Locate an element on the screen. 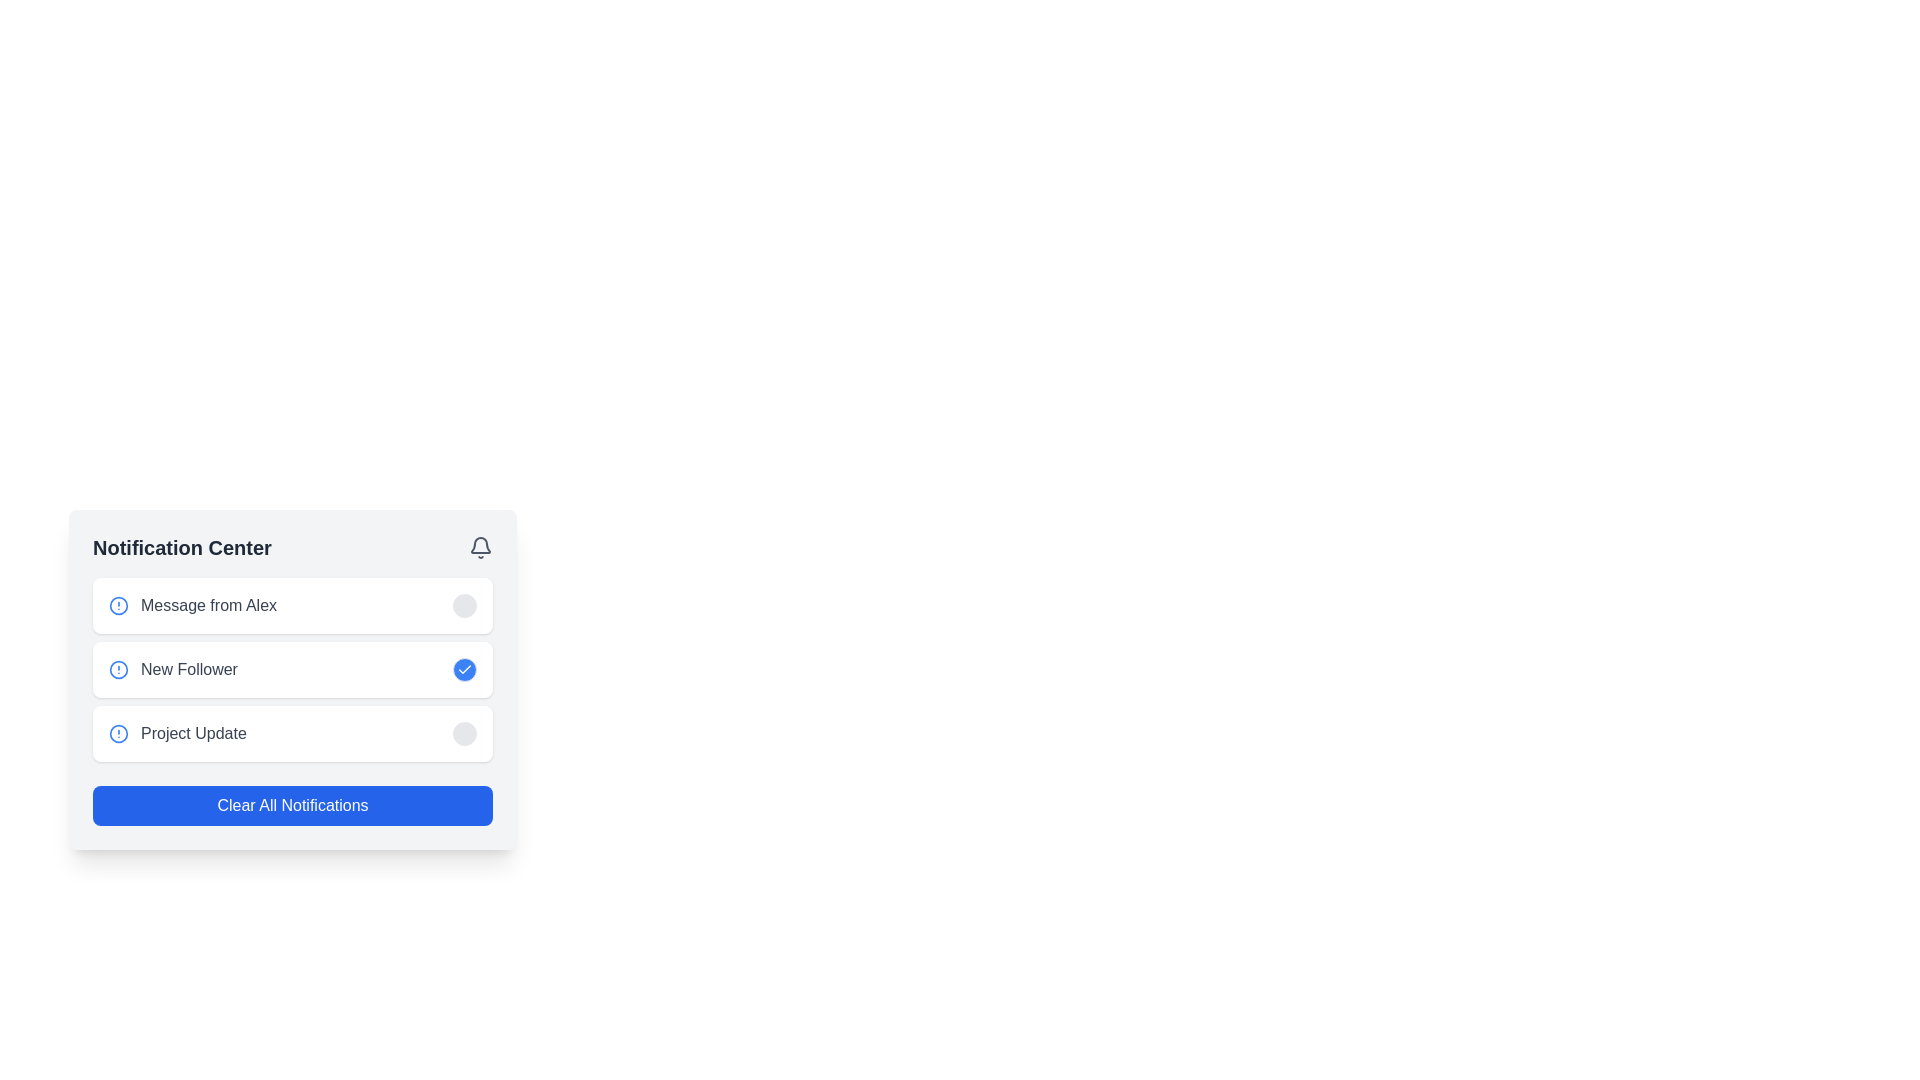  the SVG circle that represents the 'New Follower' notification indicator within its alert icon is located at coordinates (118, 670).